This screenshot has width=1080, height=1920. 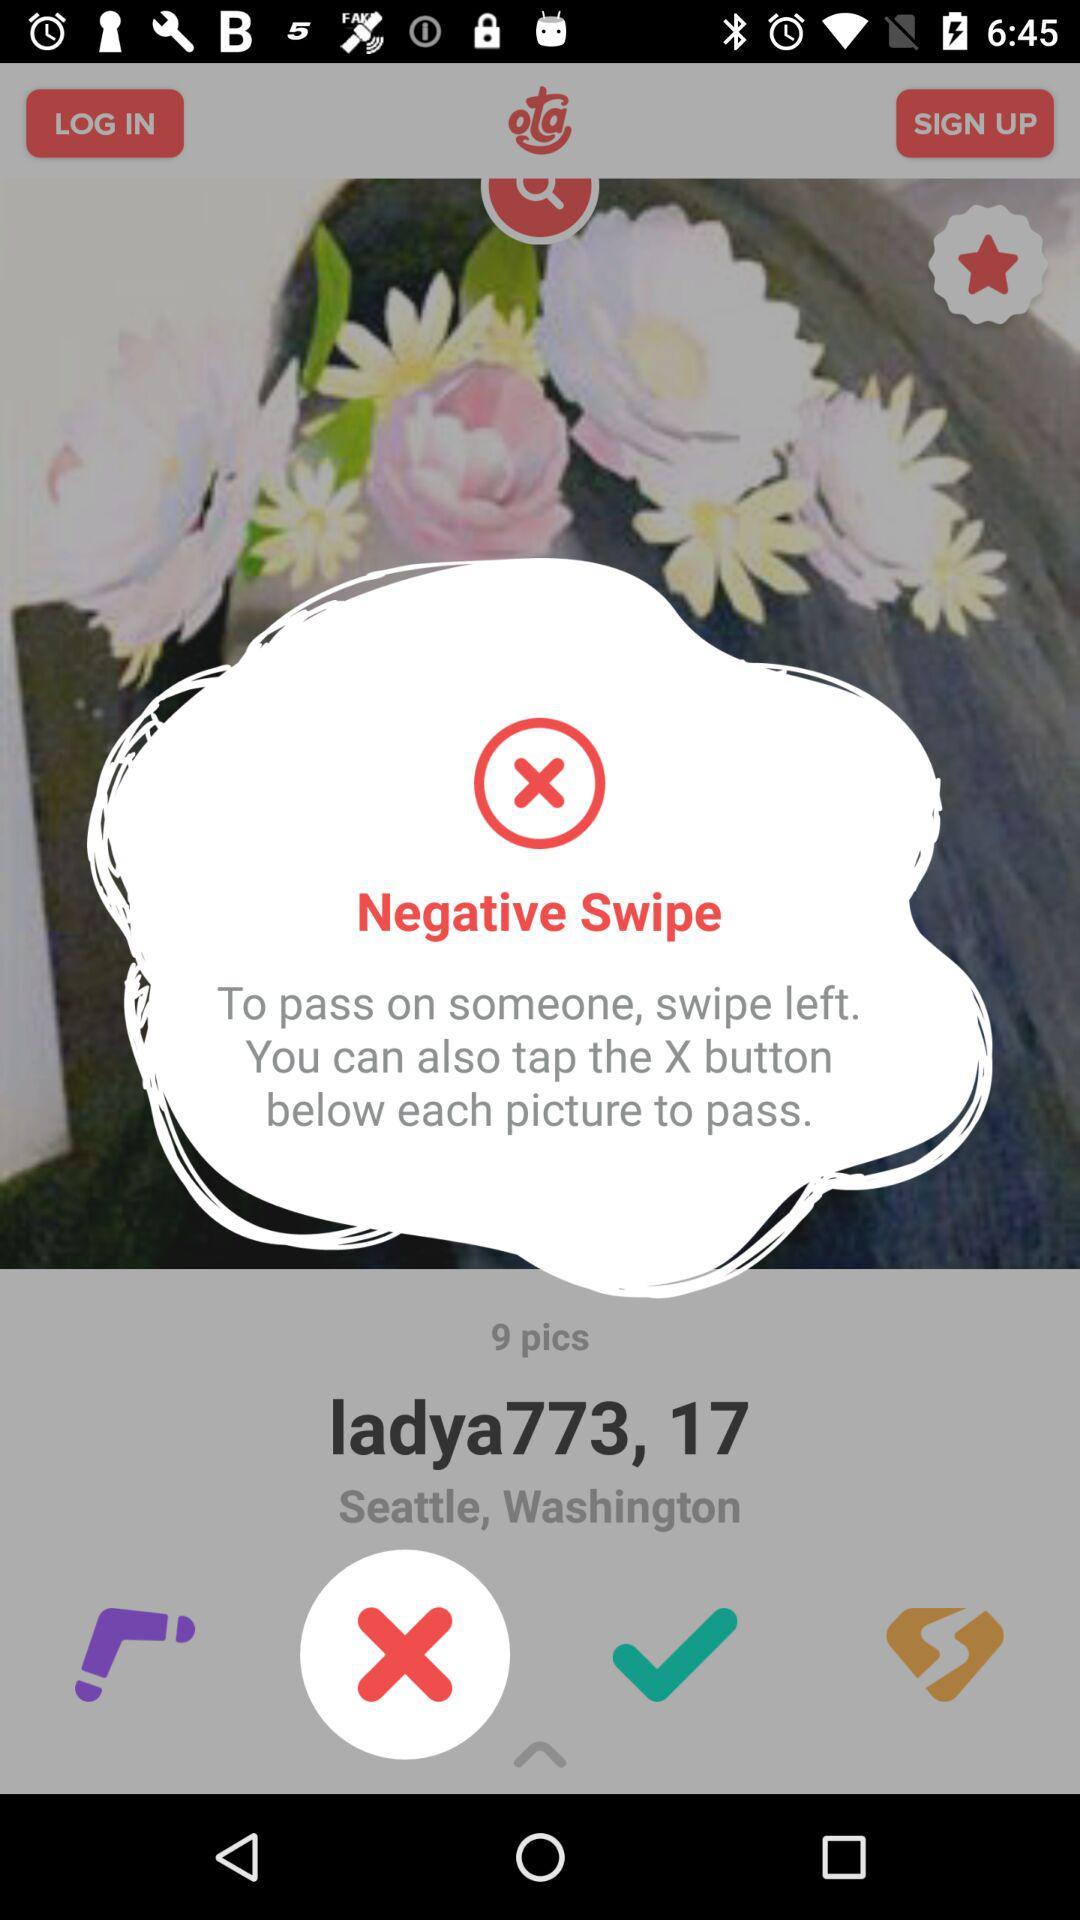 I want to click on the check icon, so click(x=675, y=1654).